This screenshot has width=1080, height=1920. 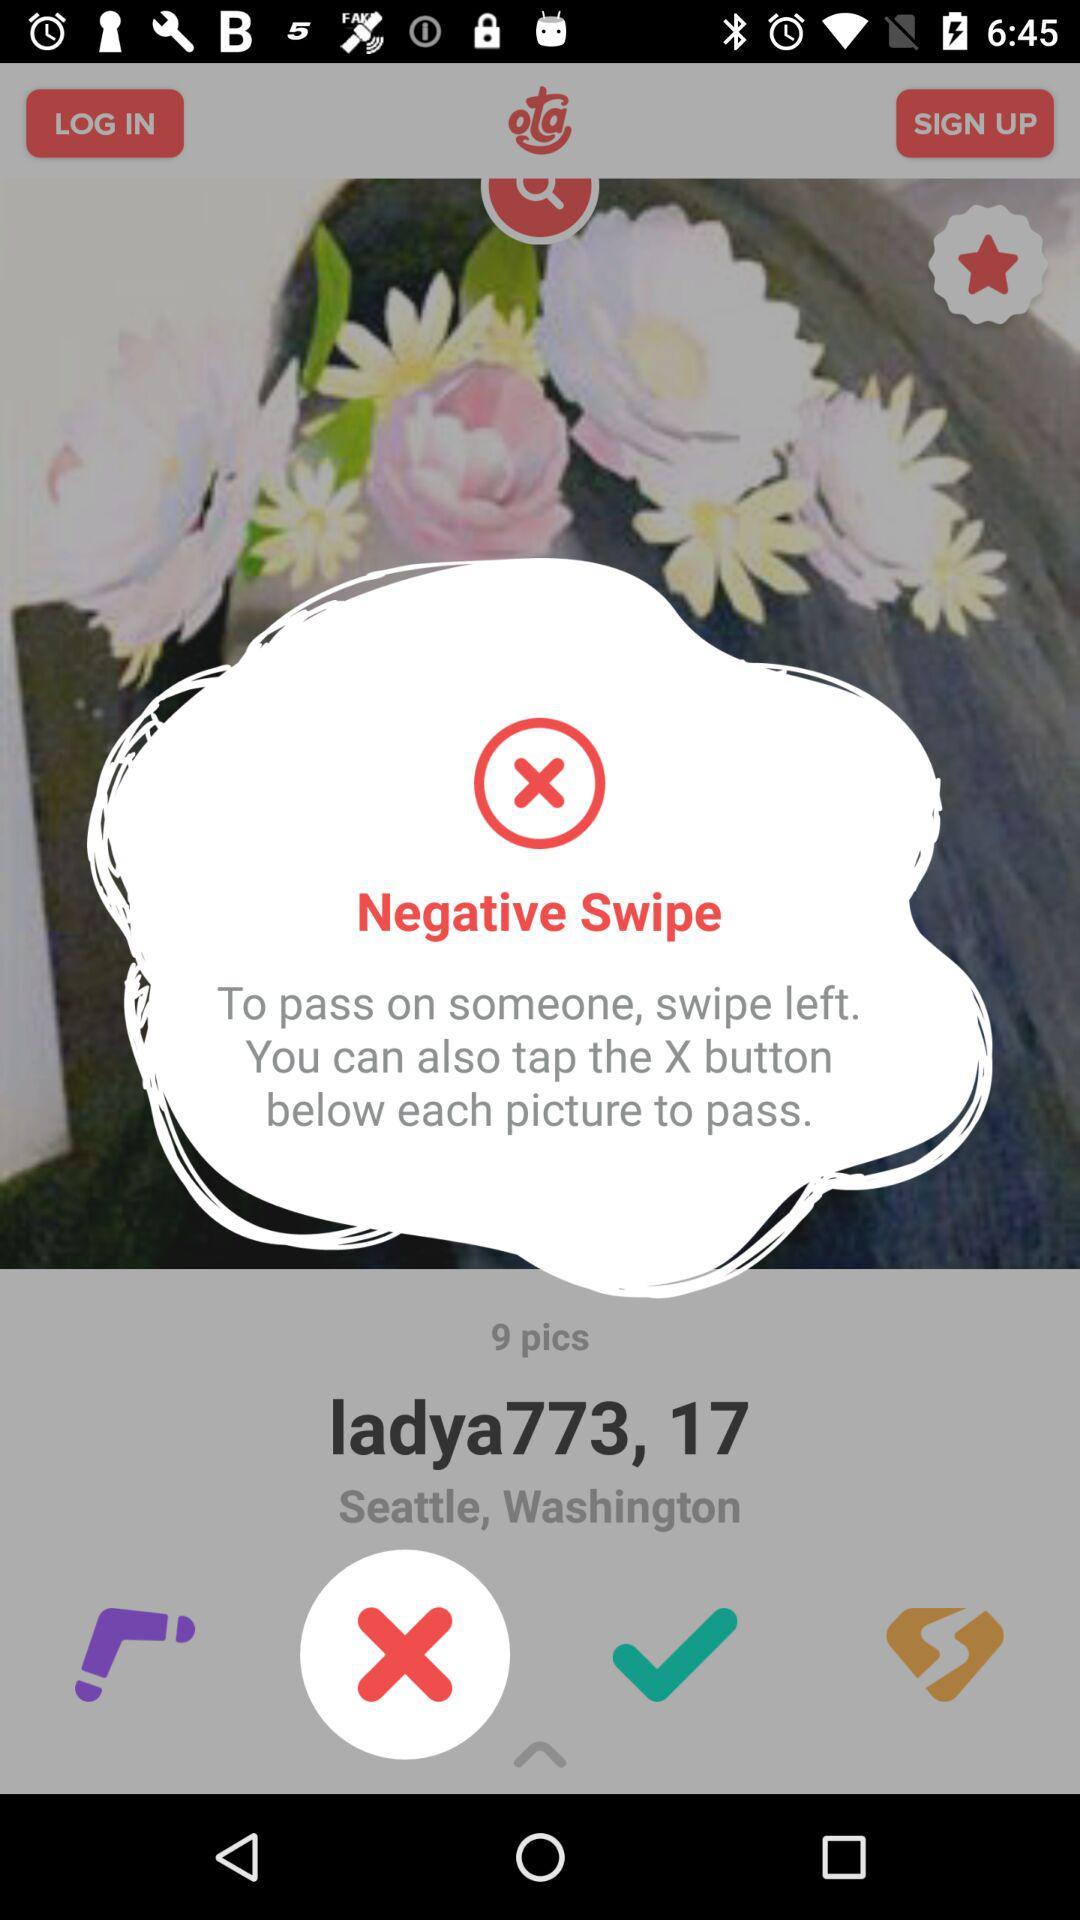 I want to click on the check icon, so click(x=675, y=1654).